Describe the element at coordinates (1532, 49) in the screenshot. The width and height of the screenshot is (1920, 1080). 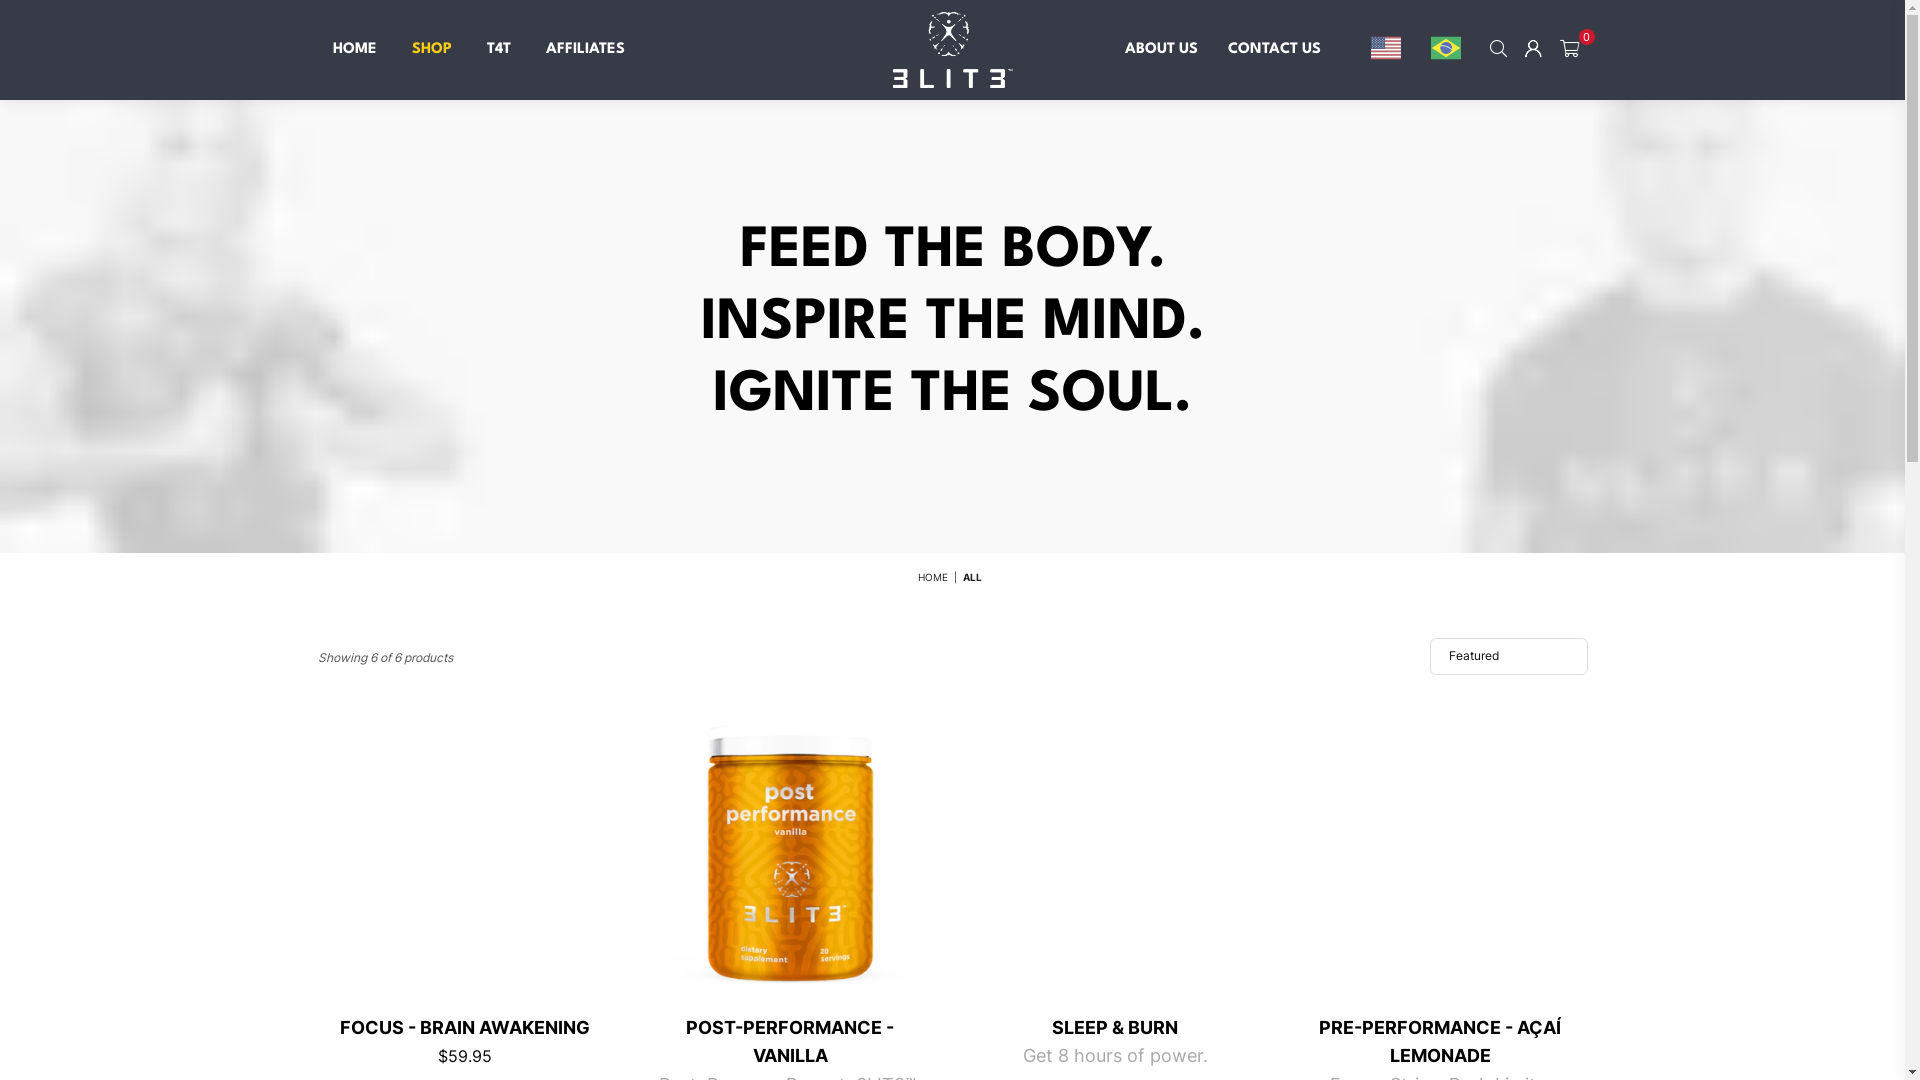
I see `'Logout'` at that location.